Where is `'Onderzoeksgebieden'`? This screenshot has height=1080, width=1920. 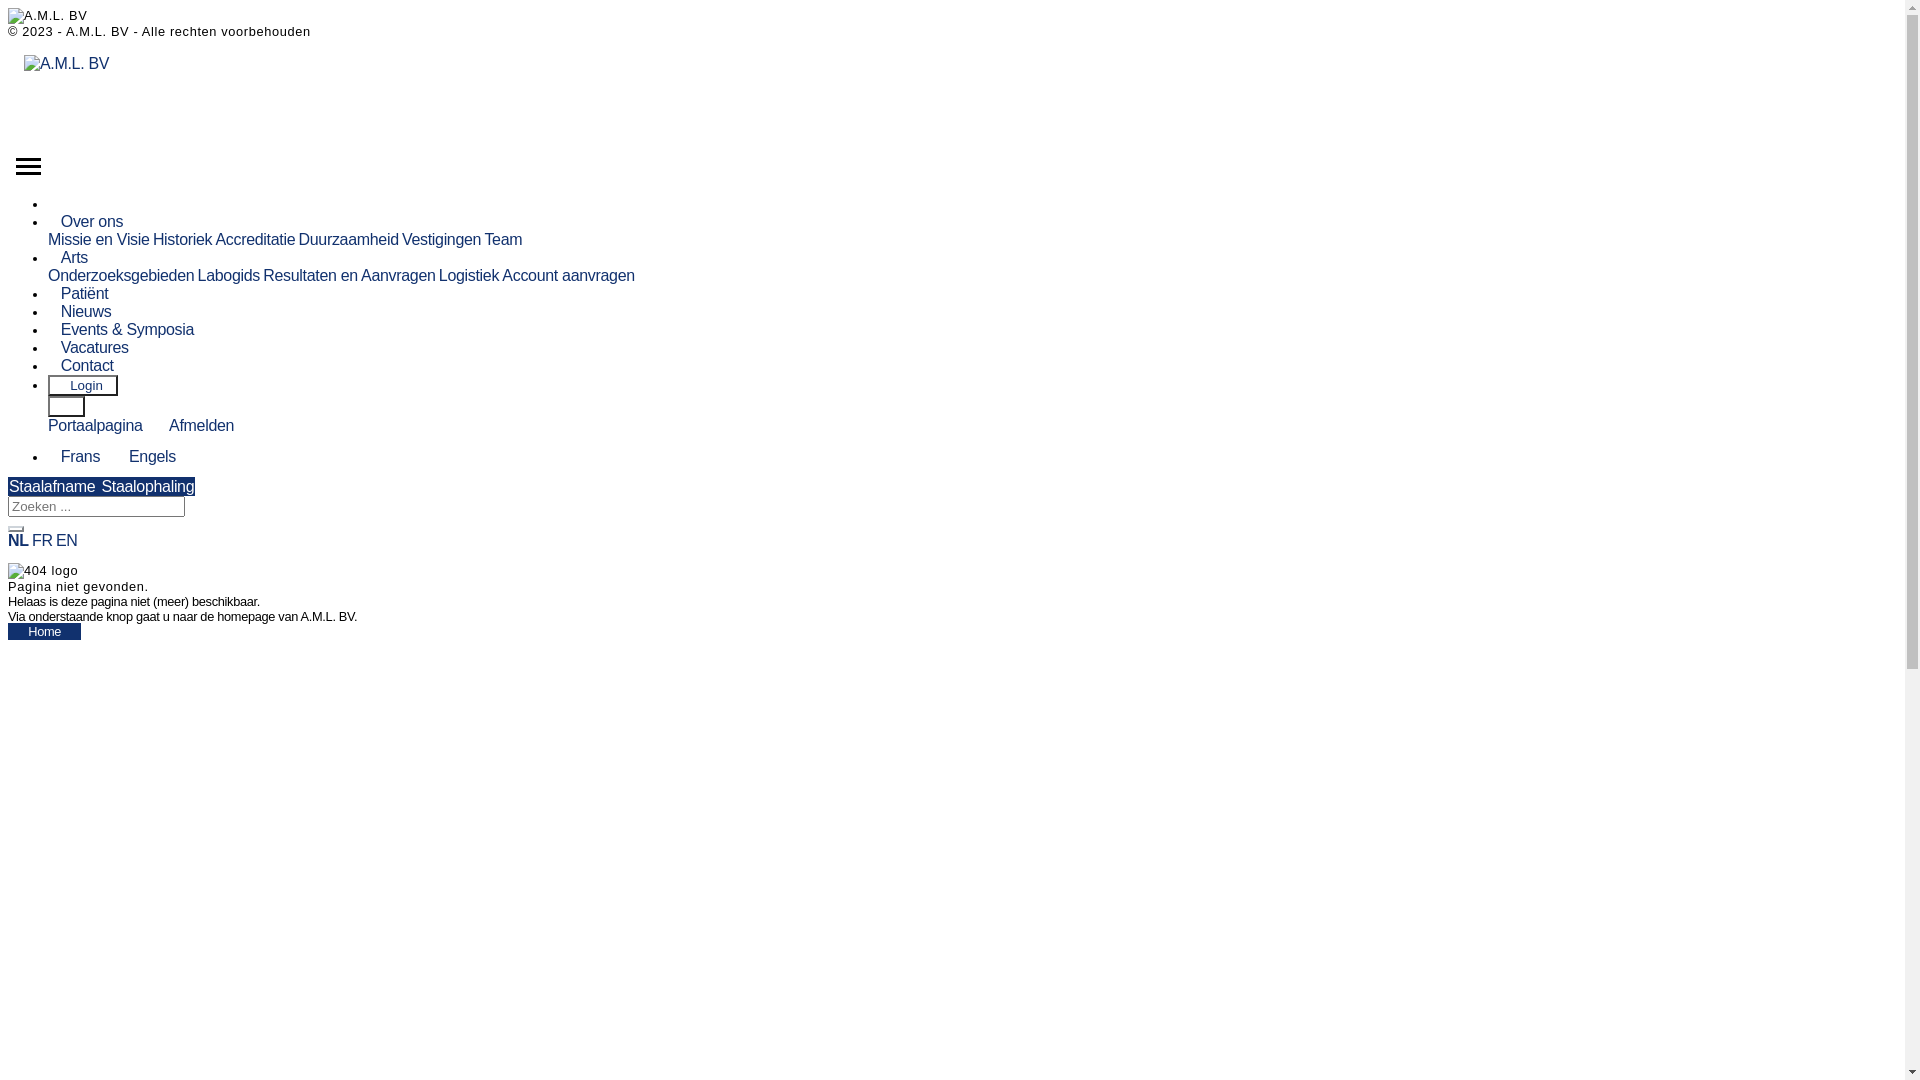 'Onderzoeksgebieden' is located at coordinates (48, 275).